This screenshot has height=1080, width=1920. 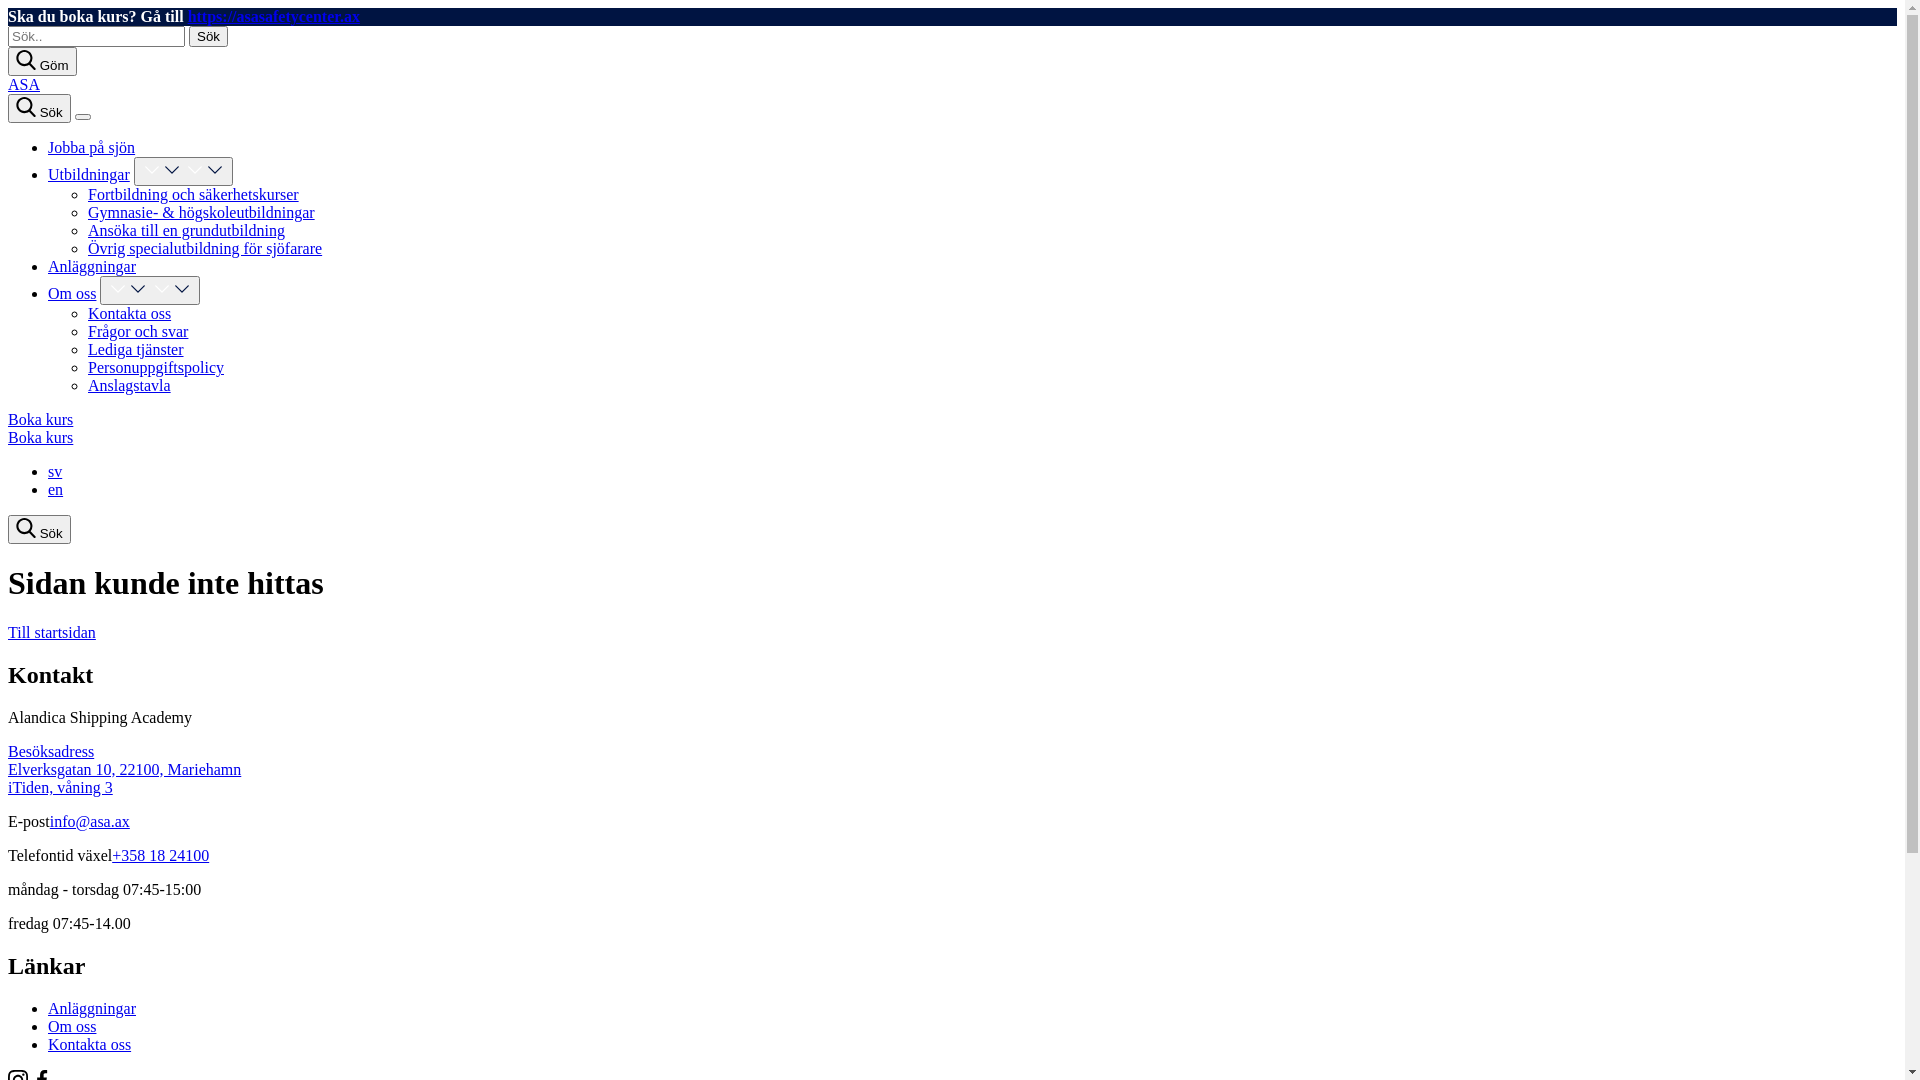 What do you see at coordinates (272, 16) in the screenshot?
I see `'https://asasafetycenter.ax'` at bounding box center [272, 16].